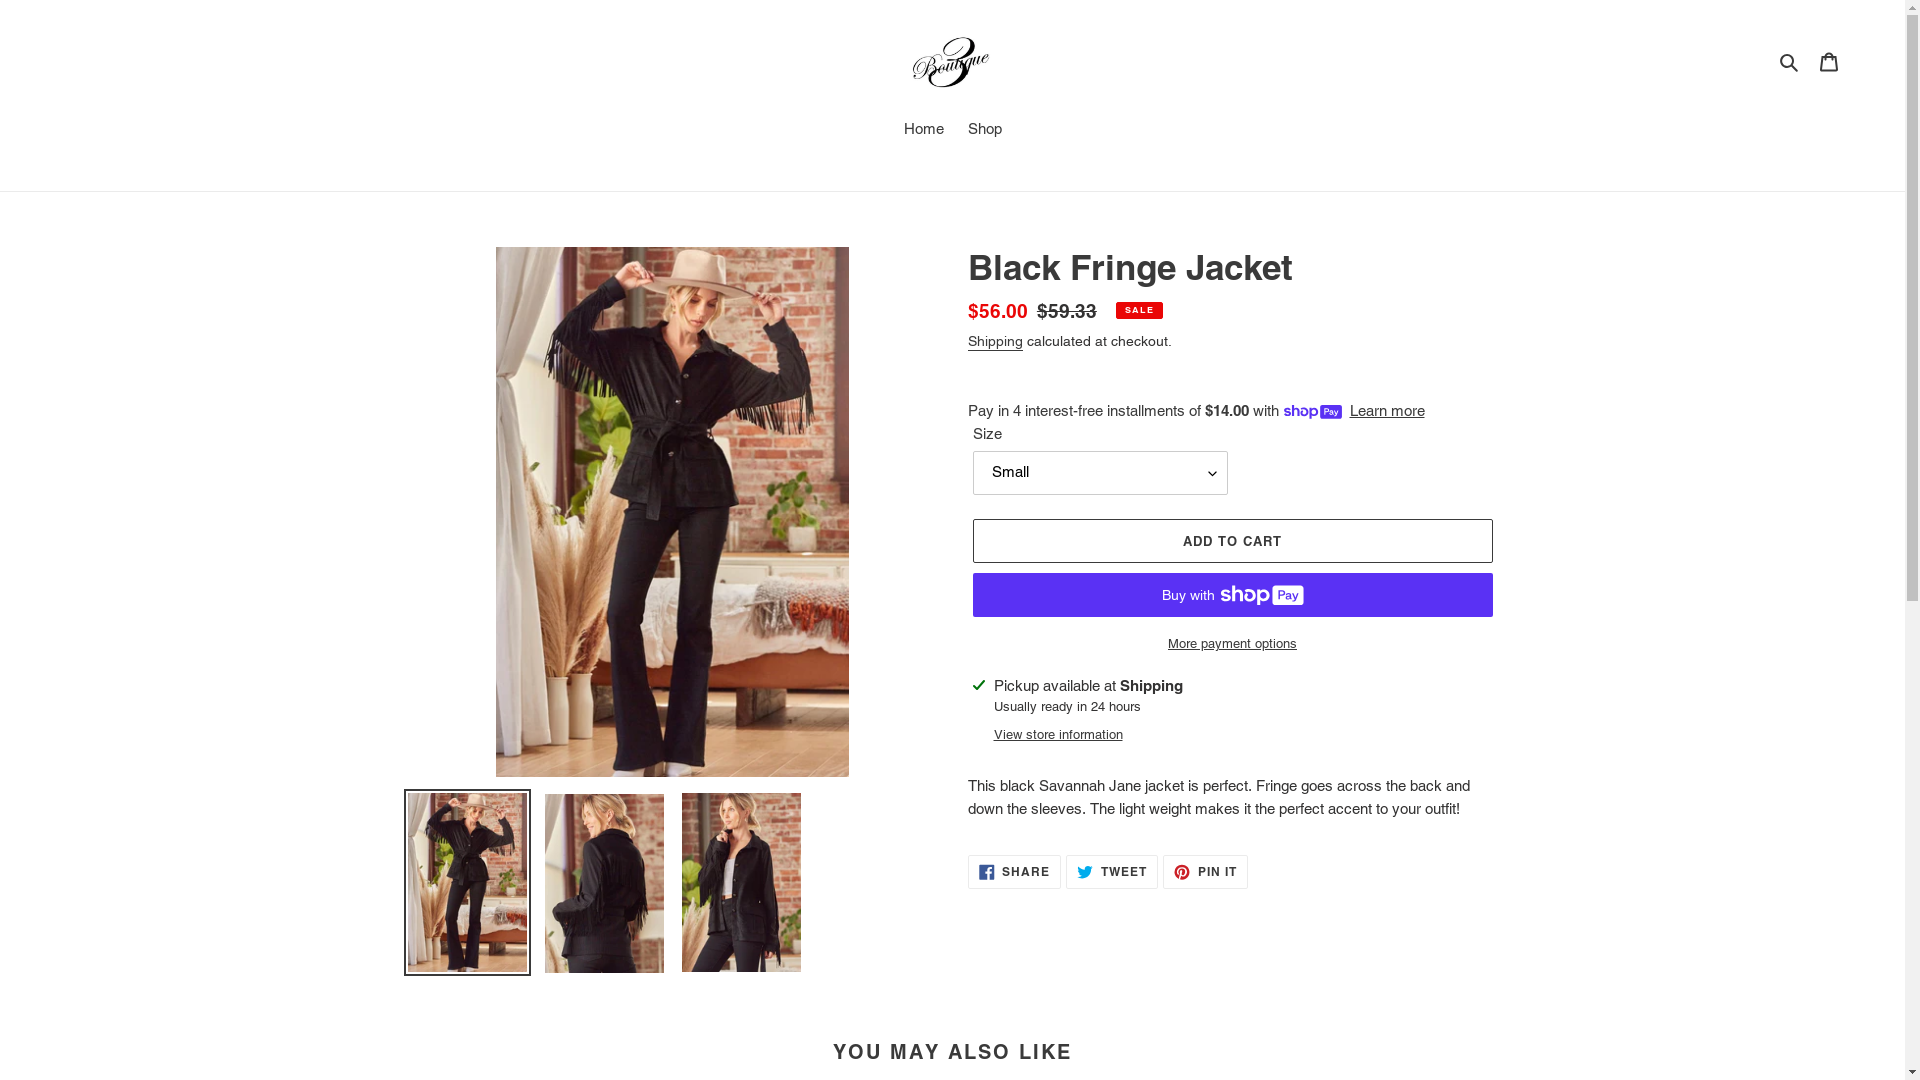 This screenshot has height=1080, width=1920. I want to click on 'More payment options', so click(1231, 644).